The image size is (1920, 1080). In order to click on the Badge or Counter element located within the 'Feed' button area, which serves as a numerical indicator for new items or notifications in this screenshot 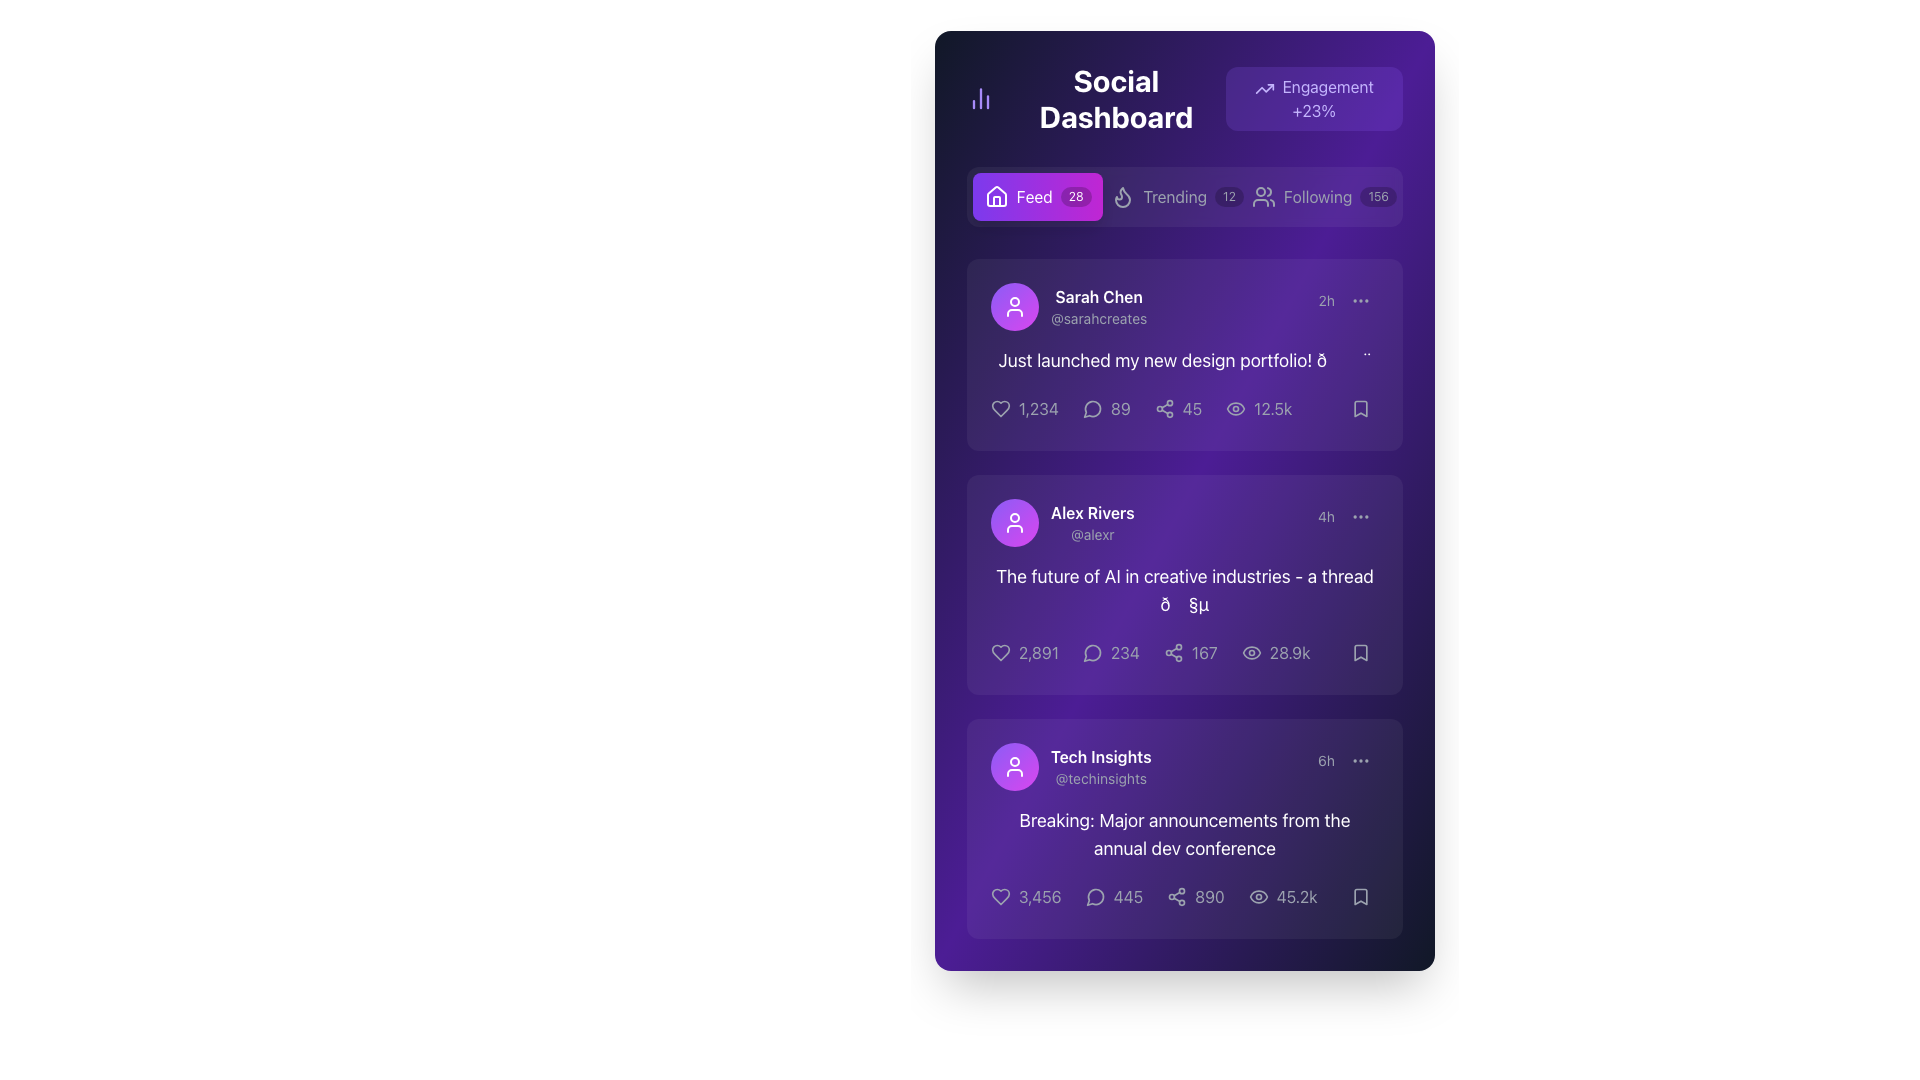, I will do `click(1075, 196)`.